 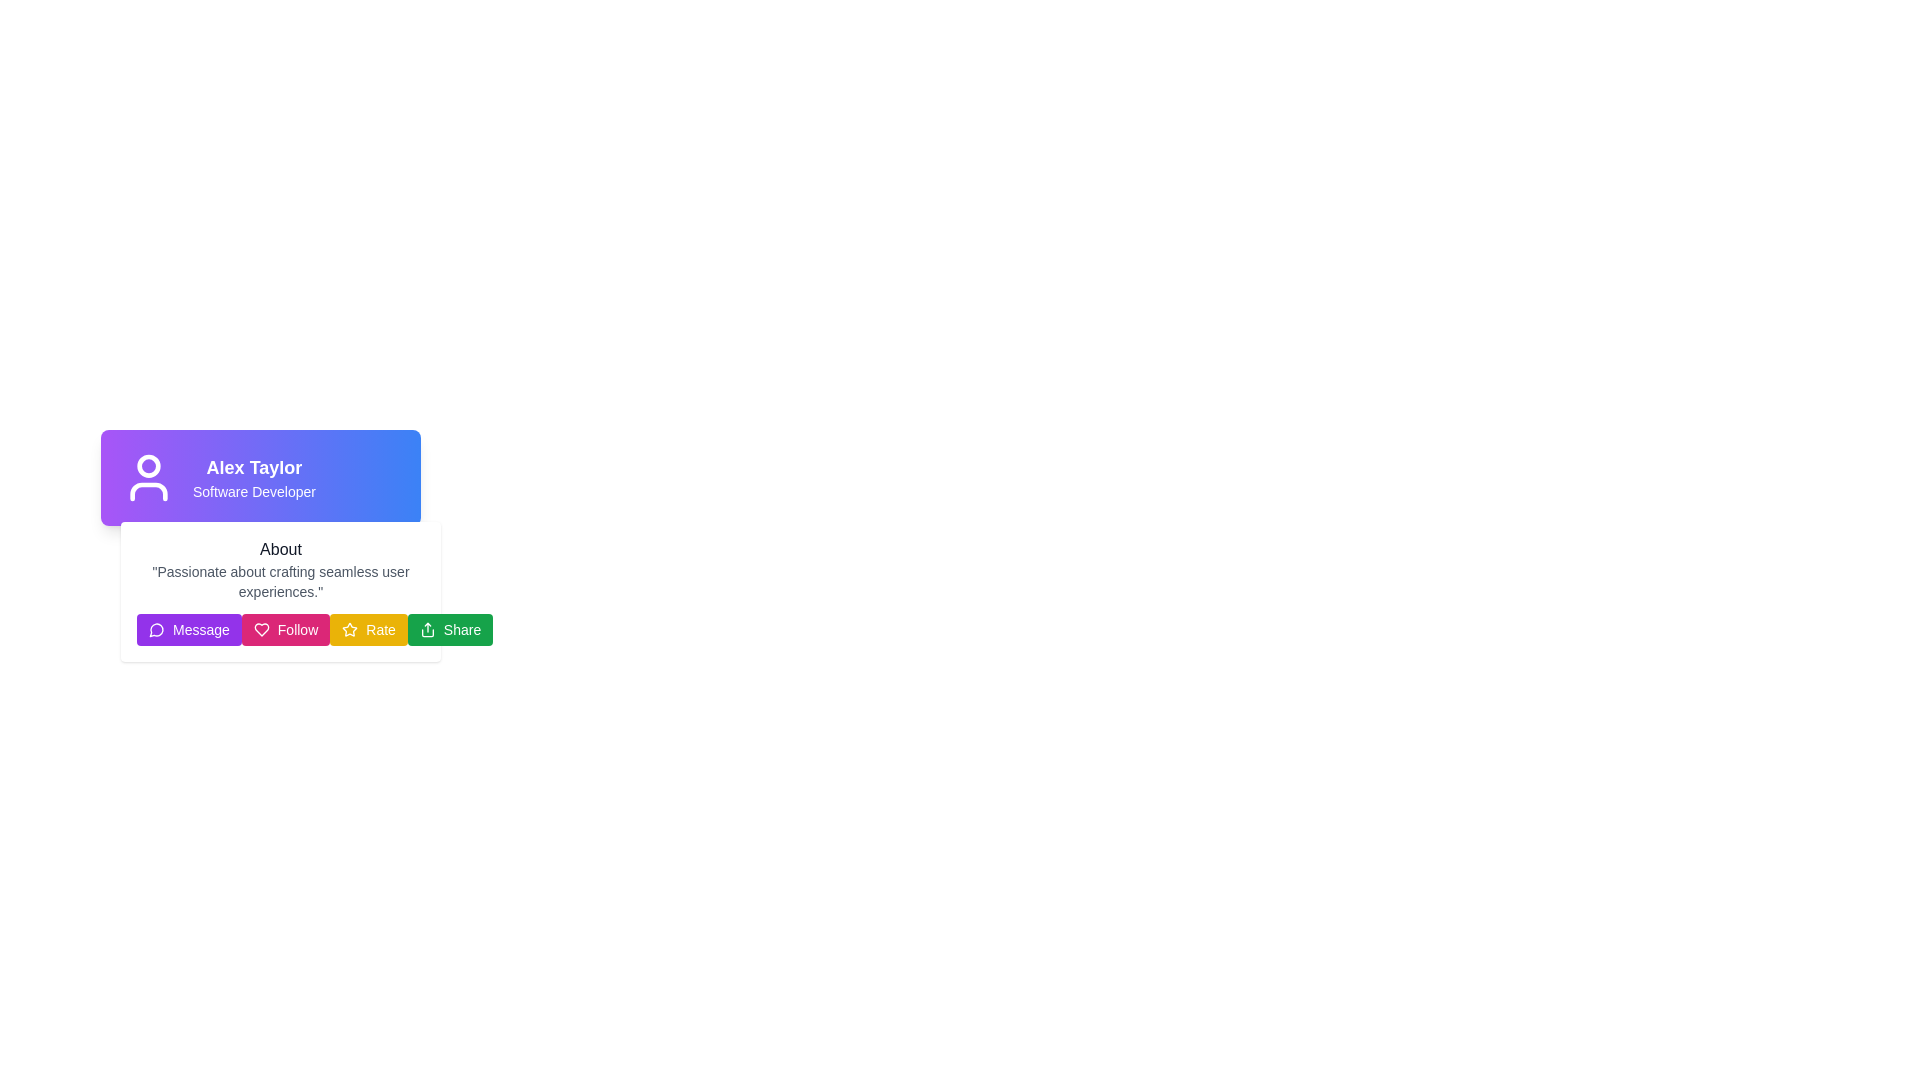 What do you see at coordinates (156, 628) in the screenshot?
I see `the circular message icon with a purple fill and white stroke, located within the 'Message' button at the bottom-left of the card under the profile banner of 'Alex Taylor, Software Developer'` at bounding box center [156, 628].